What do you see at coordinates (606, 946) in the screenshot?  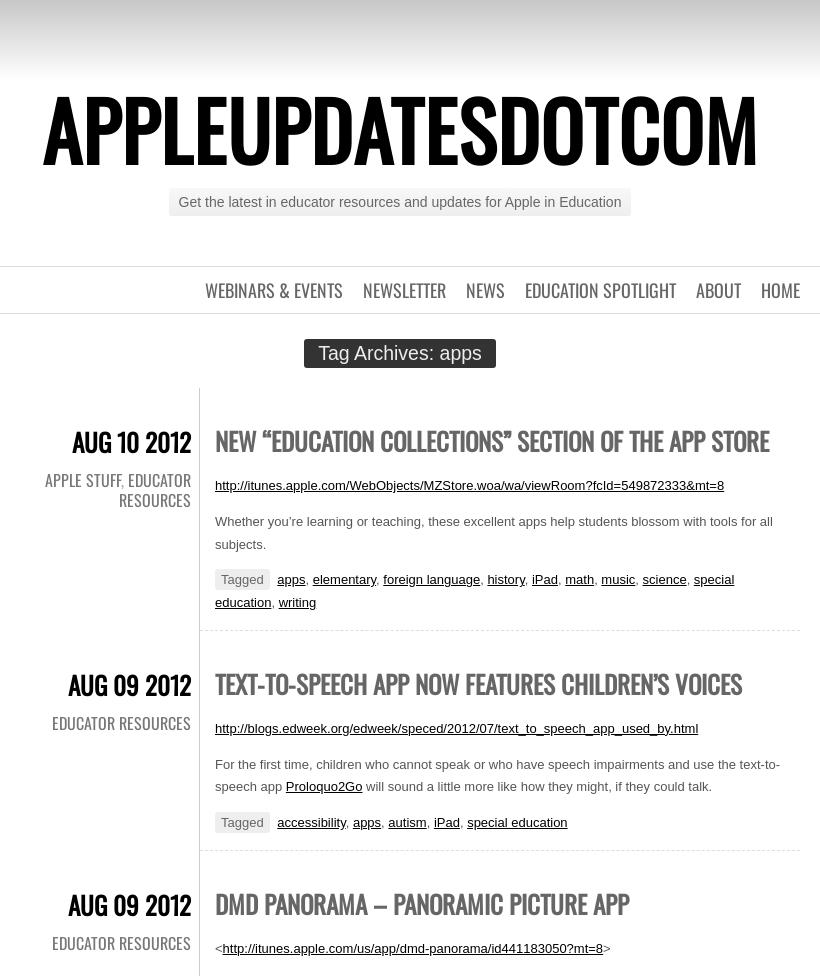 I see `'>'` at bounding box center [606, 946].